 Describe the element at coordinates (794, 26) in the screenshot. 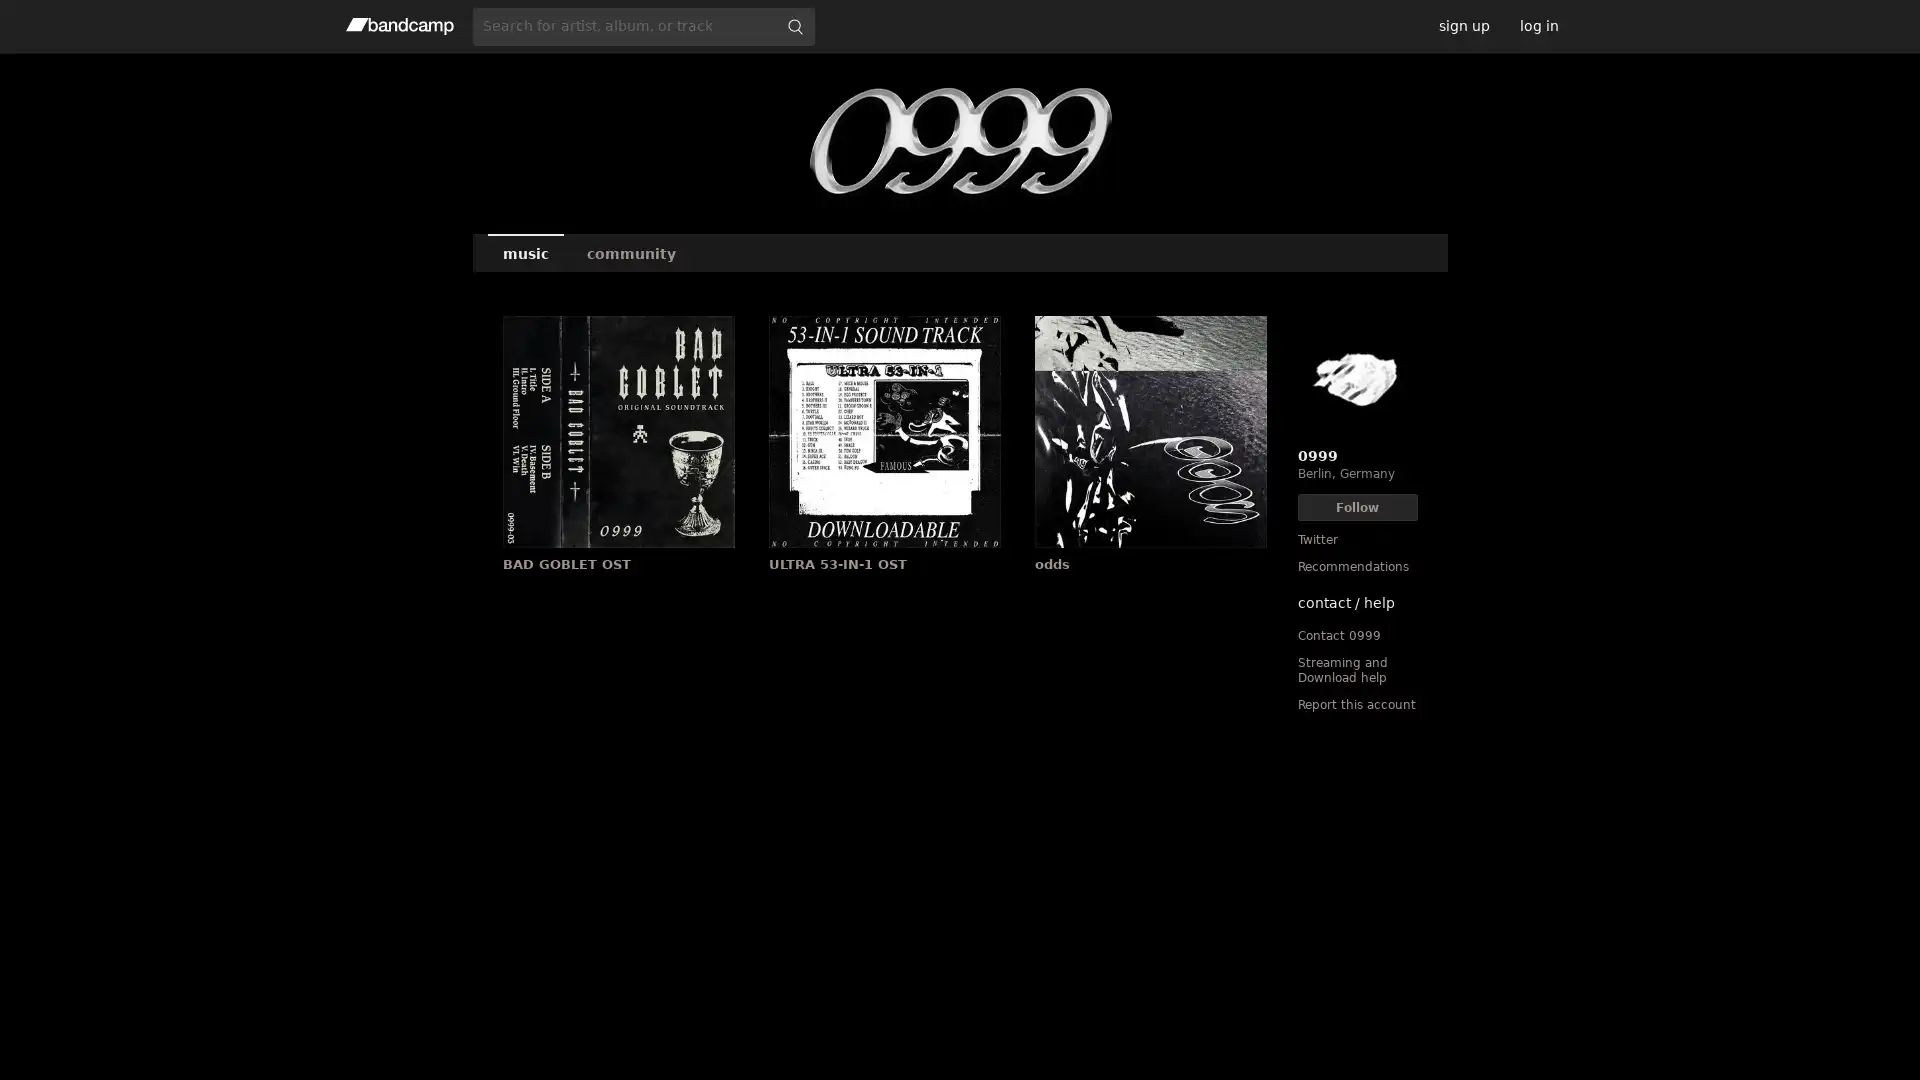

I see `submit for full search page` at that location.